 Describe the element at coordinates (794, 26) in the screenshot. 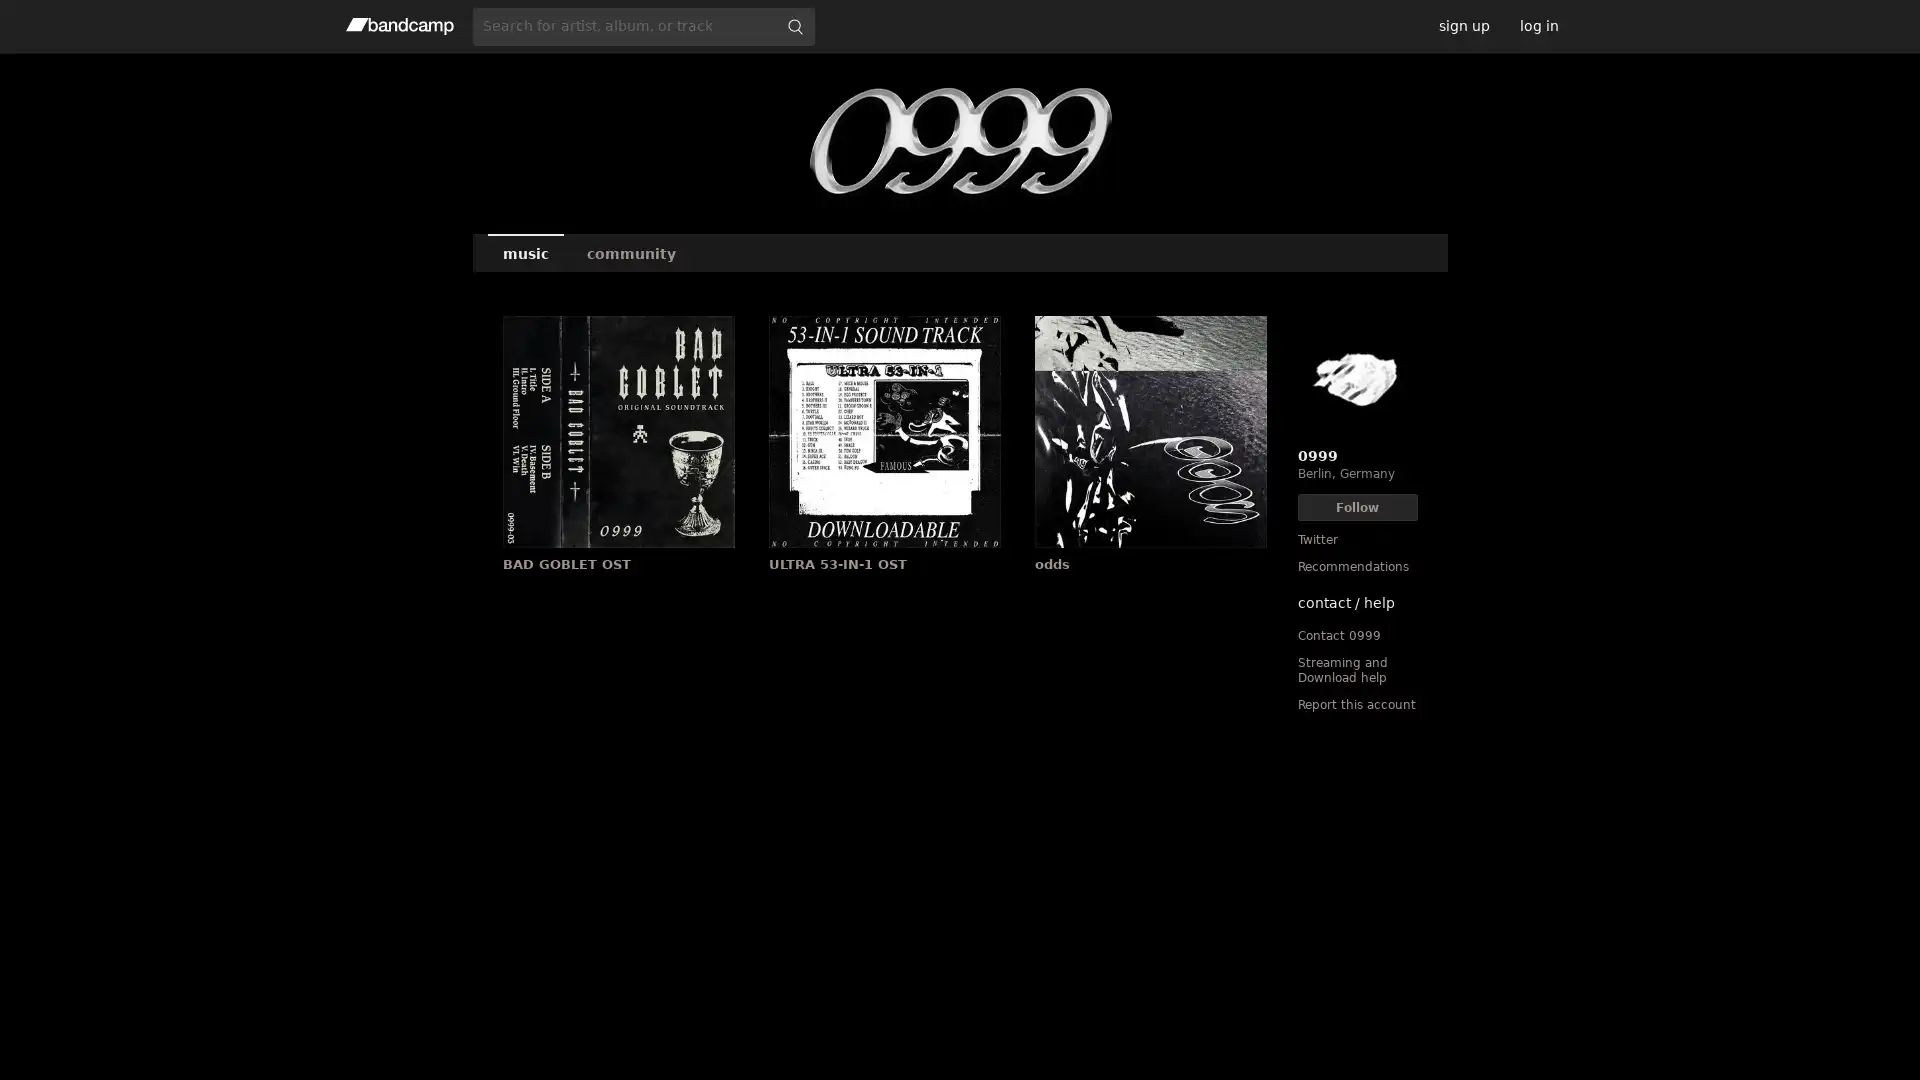

I see `submit for full search page` at that location.